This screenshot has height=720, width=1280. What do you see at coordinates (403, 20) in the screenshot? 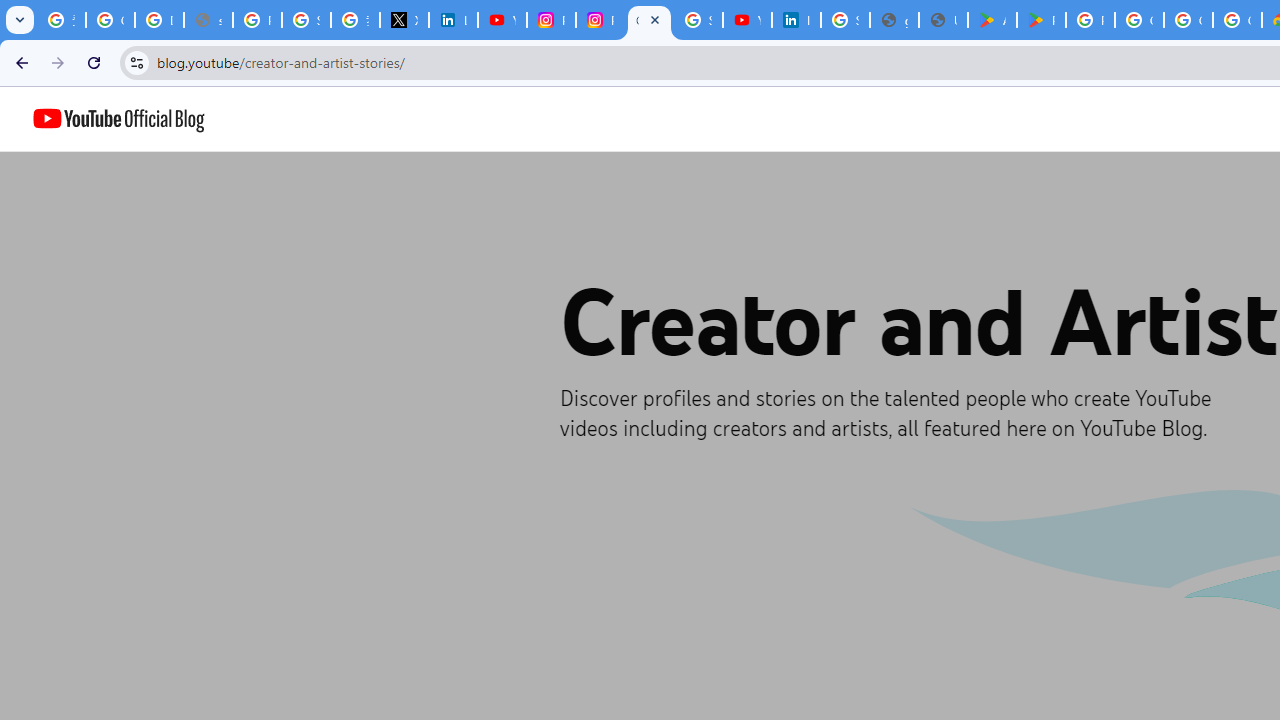
I see `'X'` at bounding box center [403, 20].